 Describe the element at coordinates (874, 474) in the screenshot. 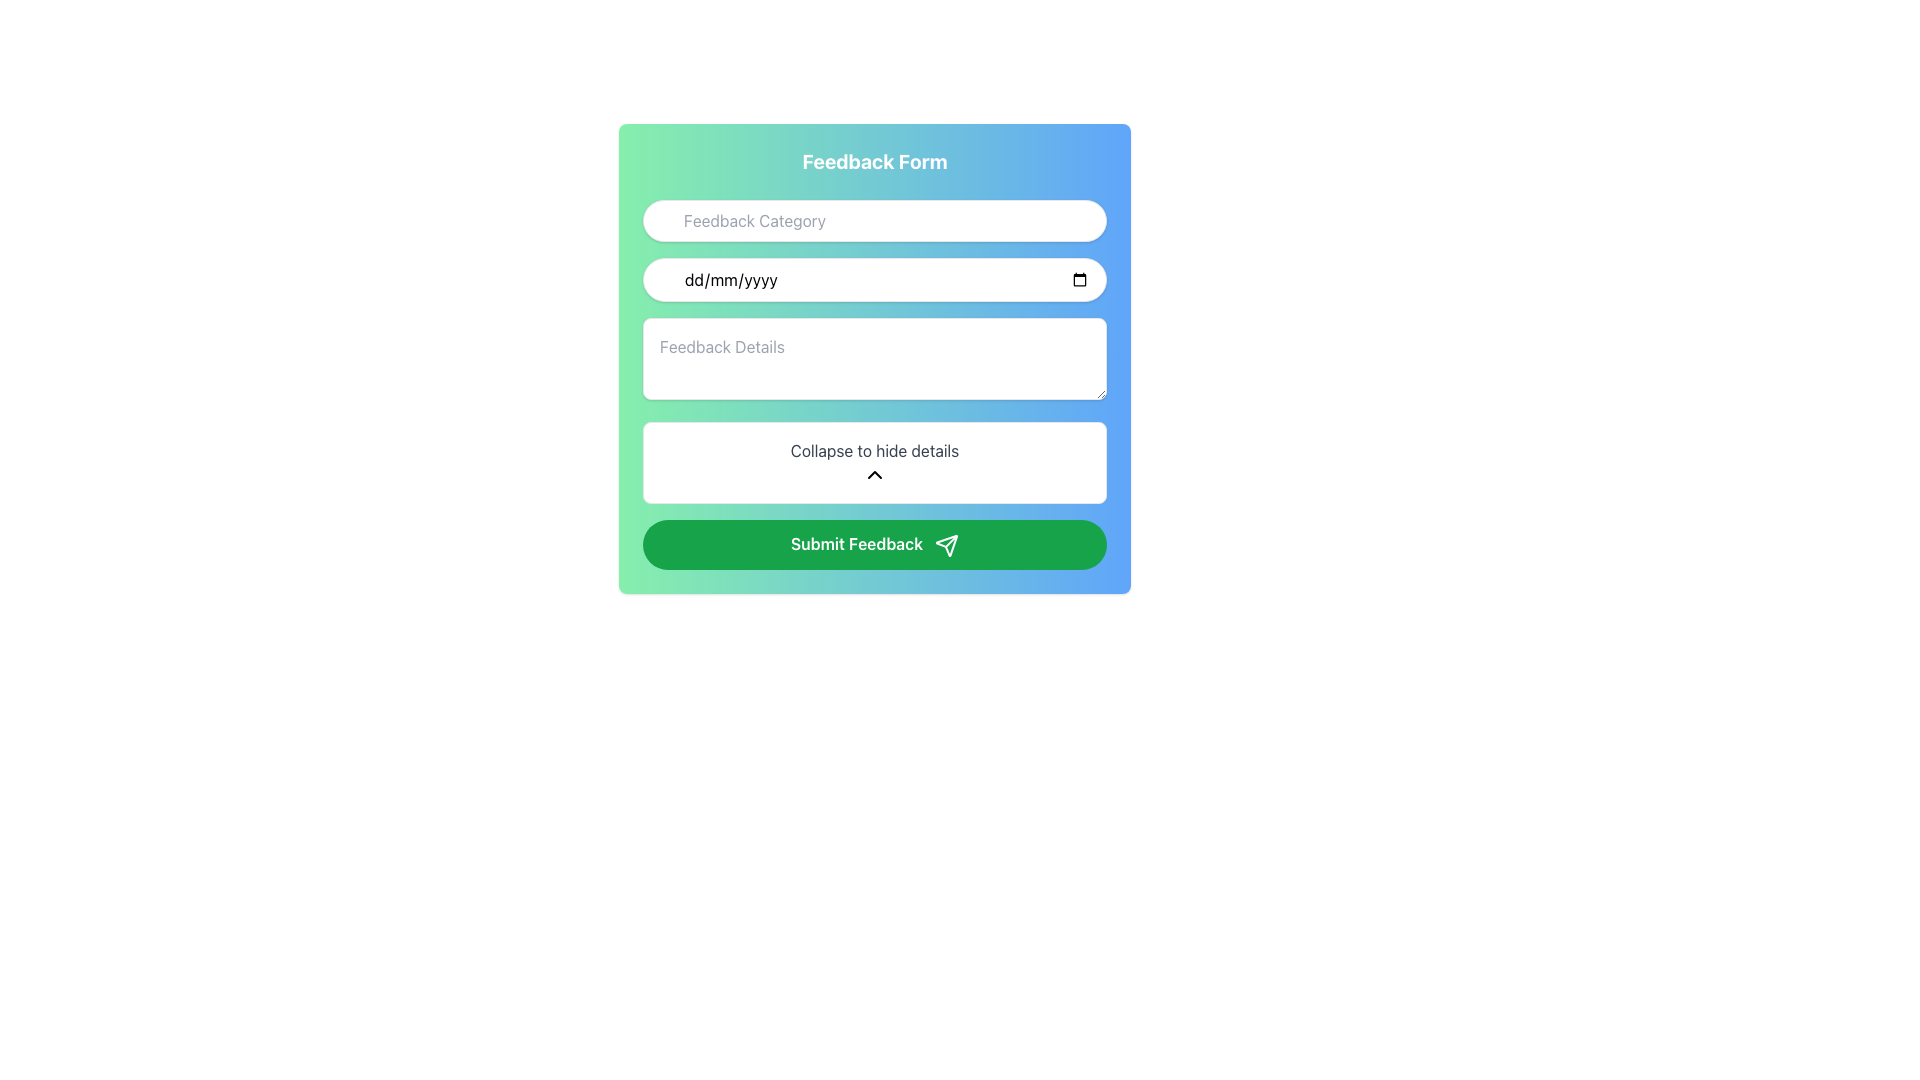

I see `the chevron icon located beneath the 'Collapse to hide details' text in the center of the feedback form area` at that location.